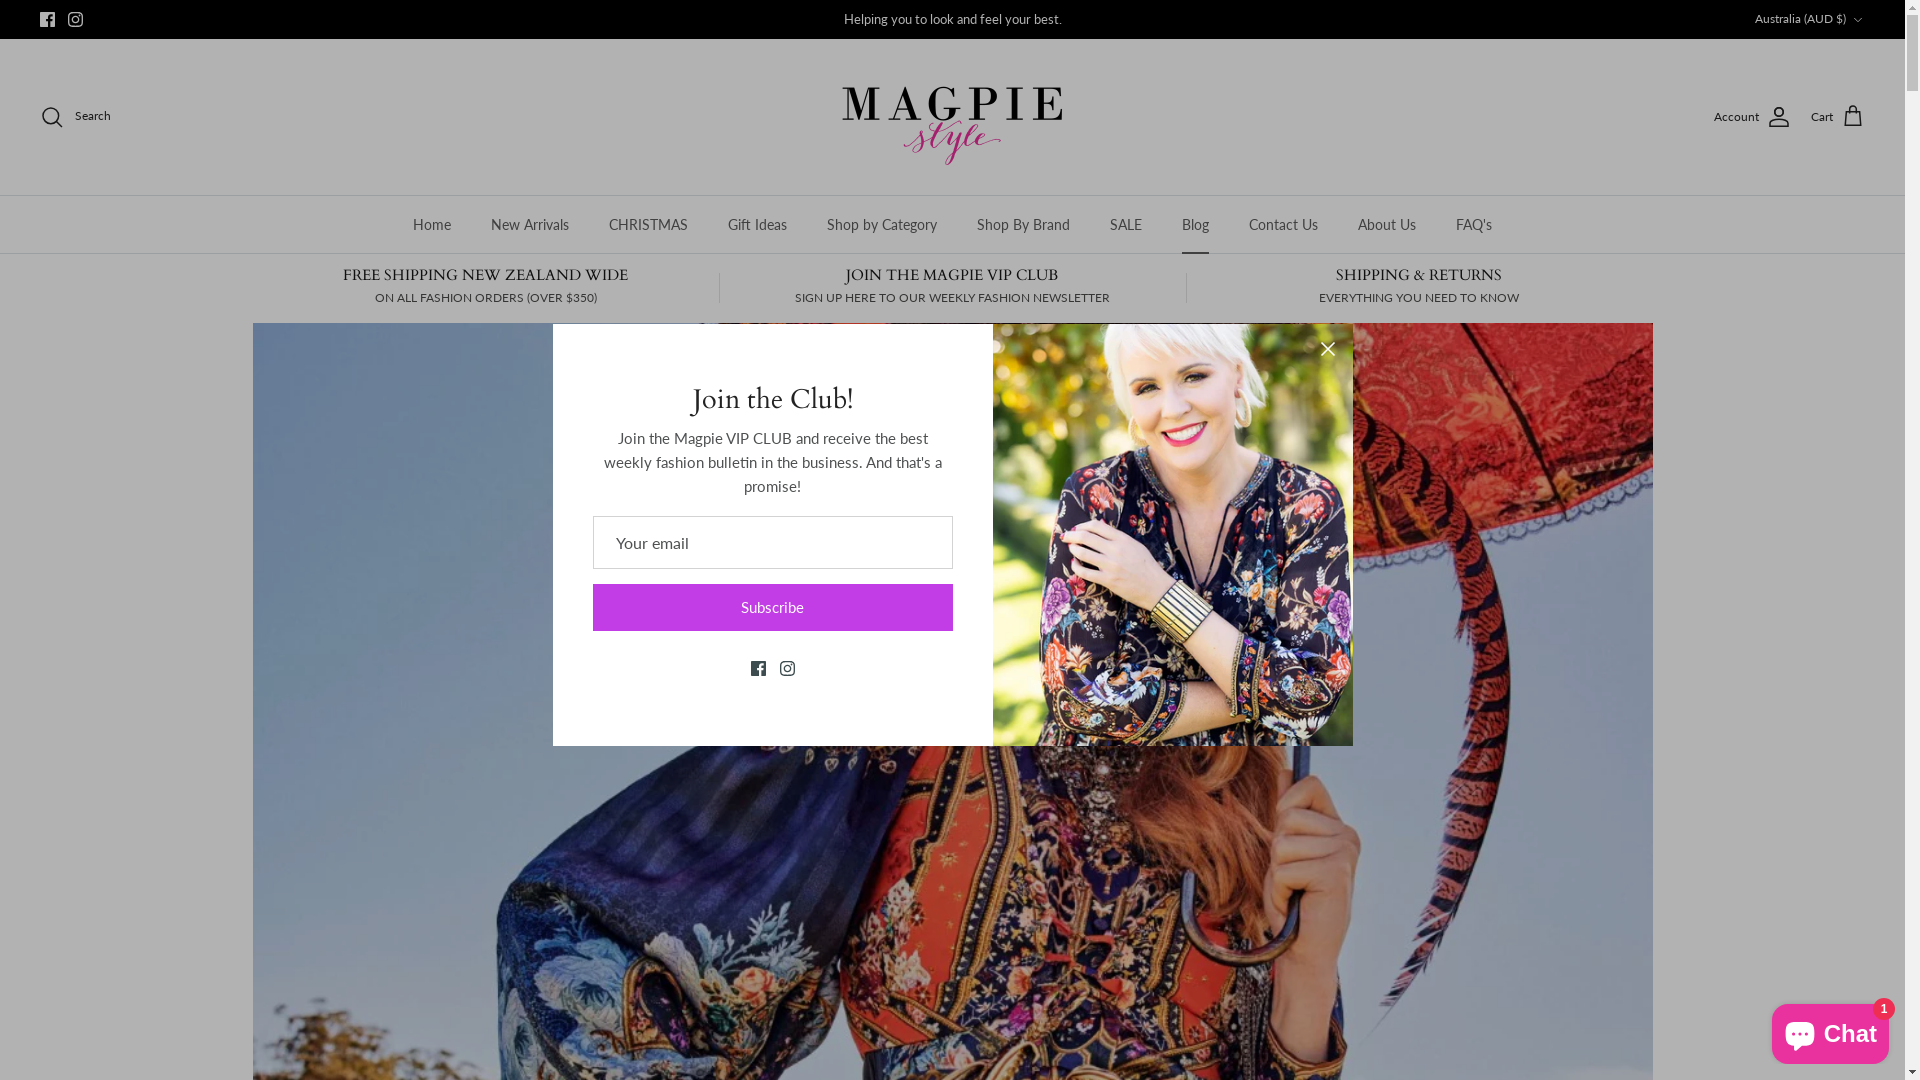 Image resolution: width=1920 pixels, height=1080 pixels. I want to click on 'Australia (AUD $), so click(1754, 19).